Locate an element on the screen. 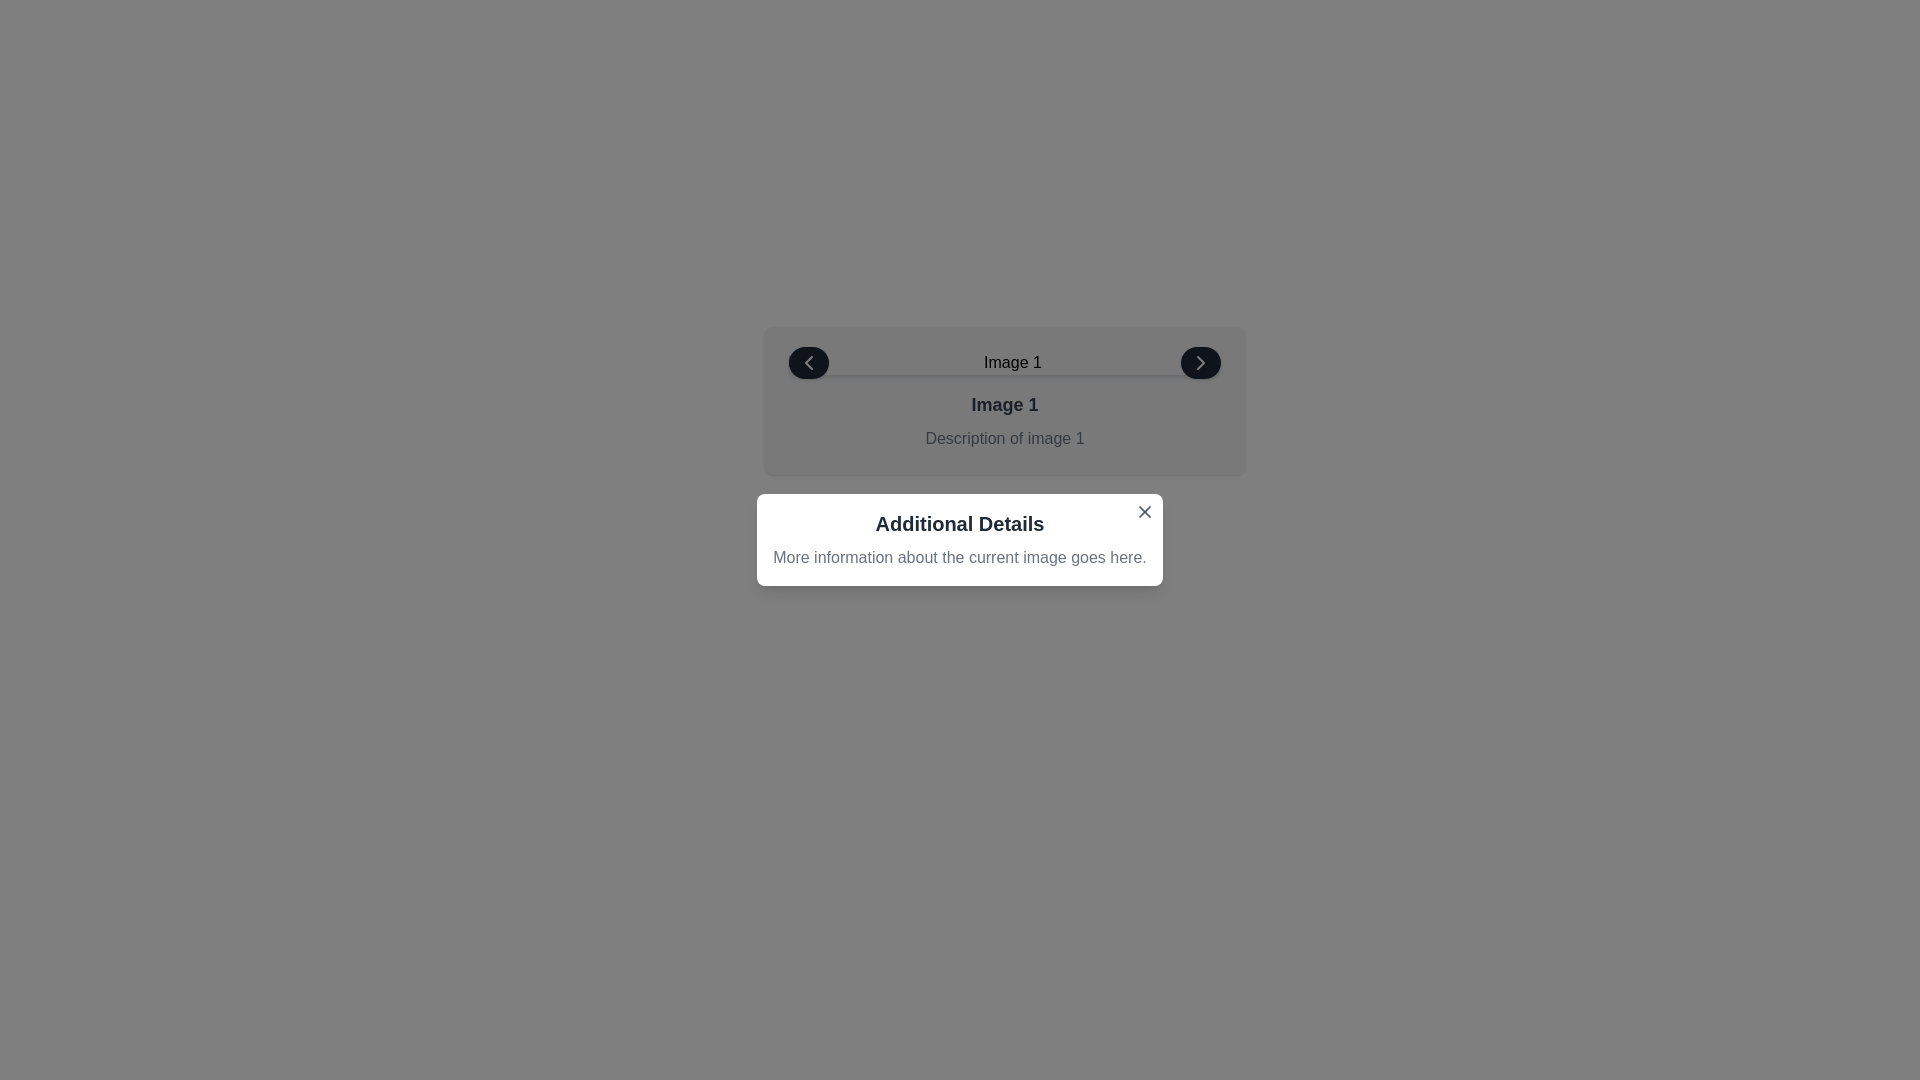  the small gray 'X' button located at the top-right corner of the 'Additional Details' modal to change its appearance is located at coordinates (1144, 511).